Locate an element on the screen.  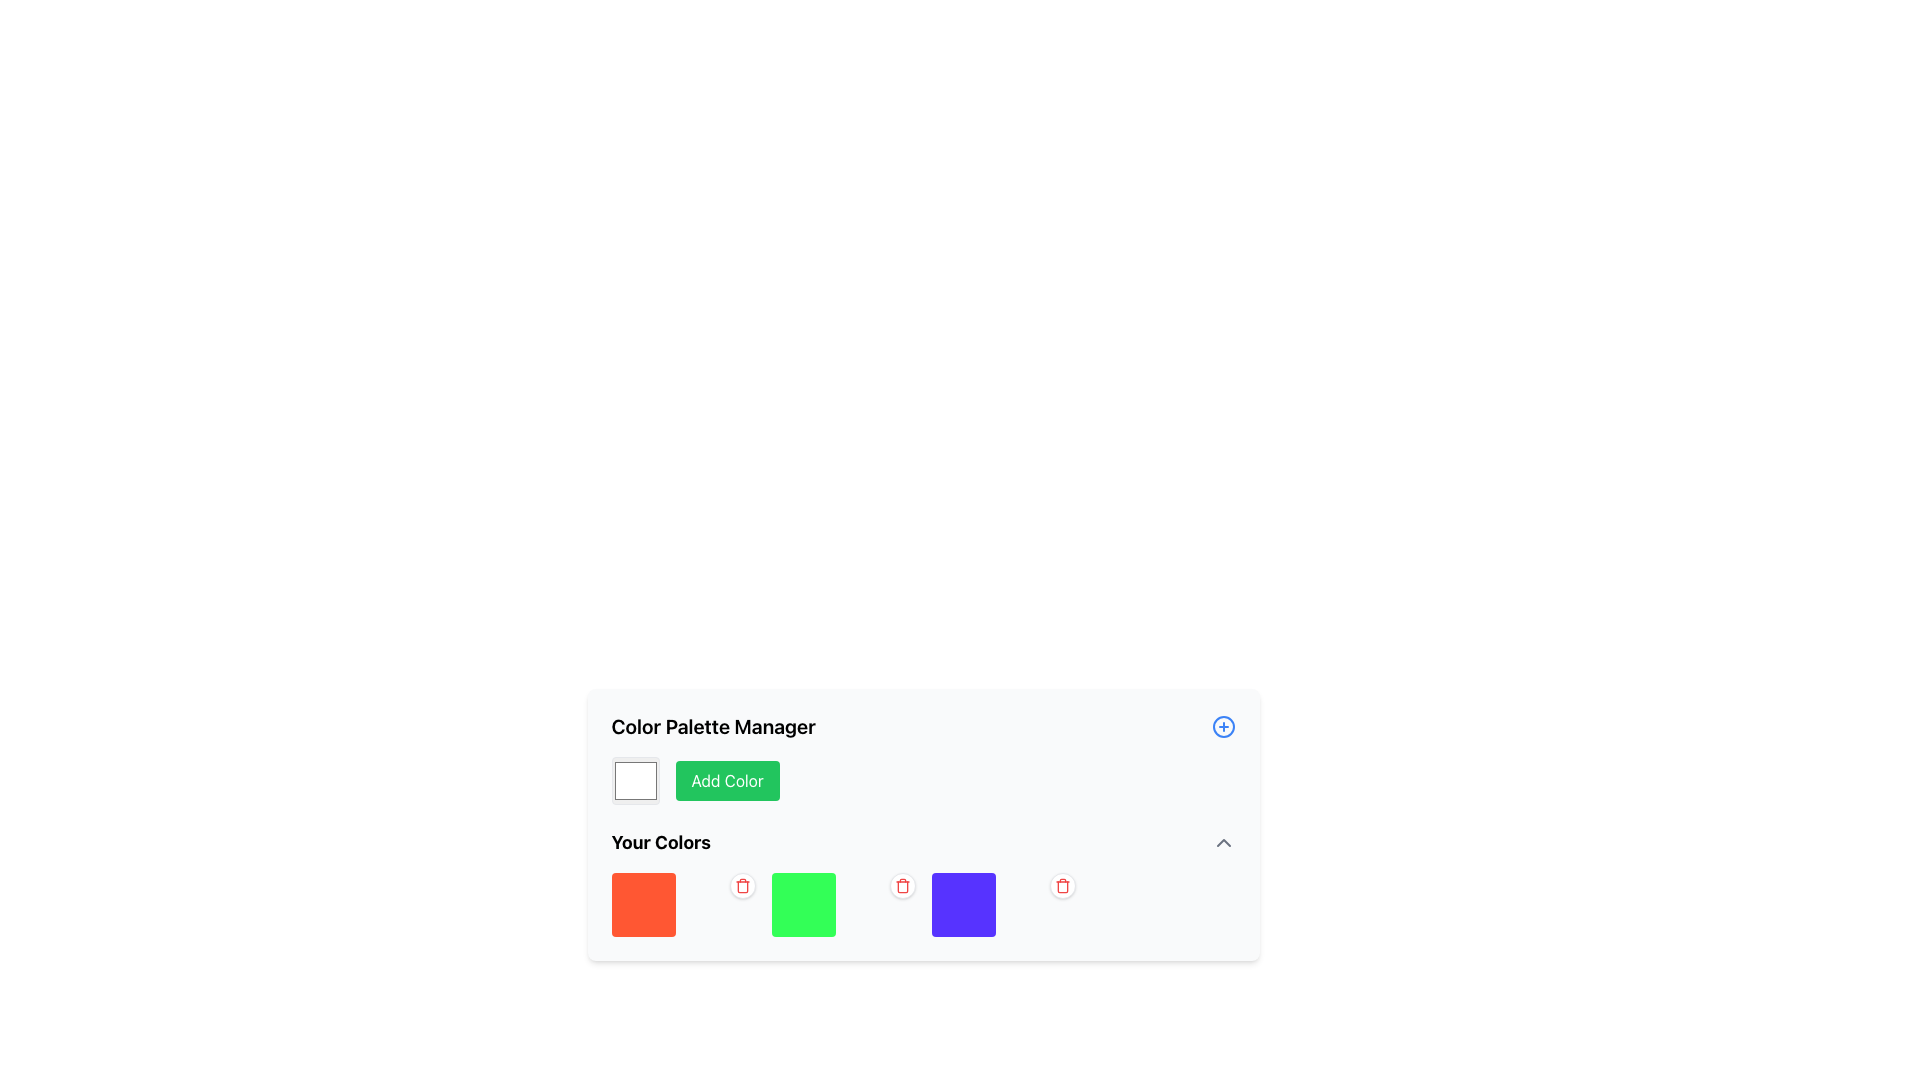
the Color card located at the first position of a four-column grid is located at coordinates (683, 905).